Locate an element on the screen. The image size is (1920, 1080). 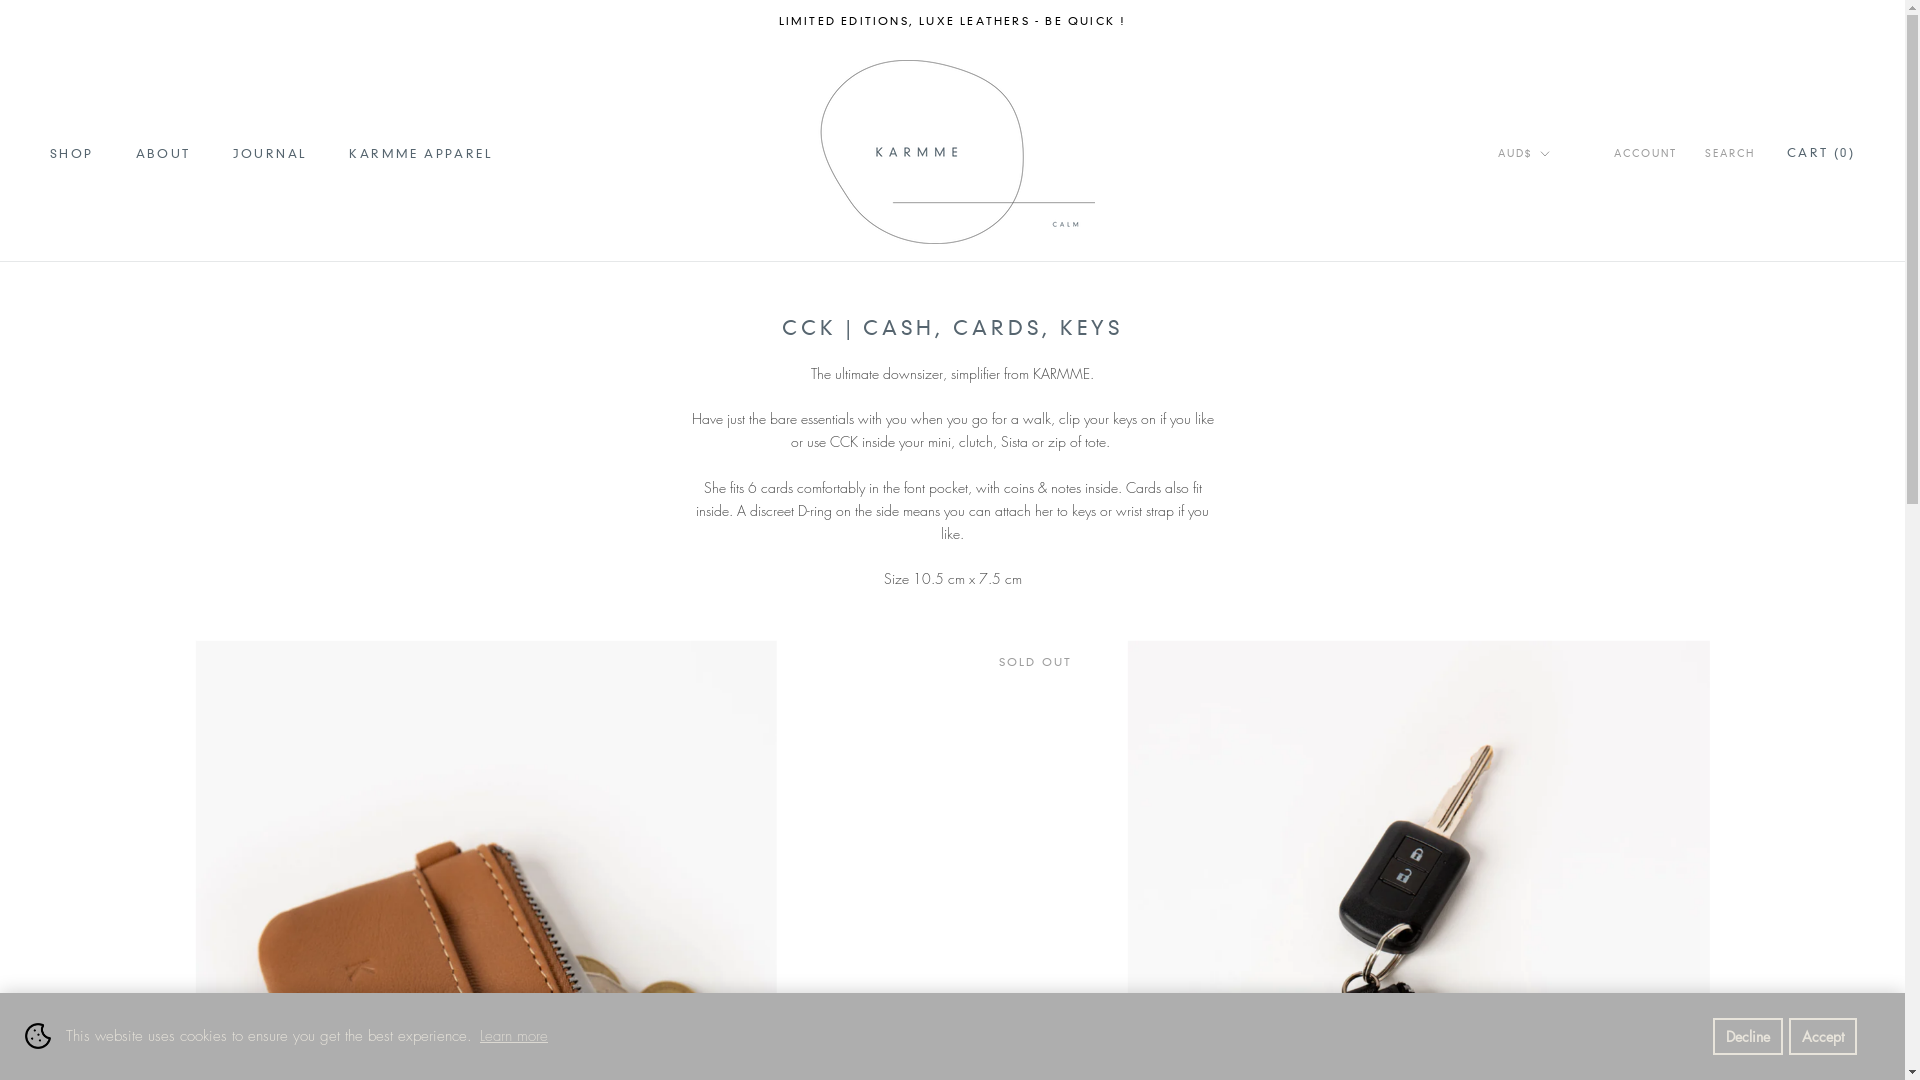
'Decline' is located at coordinates (1746, 1035).